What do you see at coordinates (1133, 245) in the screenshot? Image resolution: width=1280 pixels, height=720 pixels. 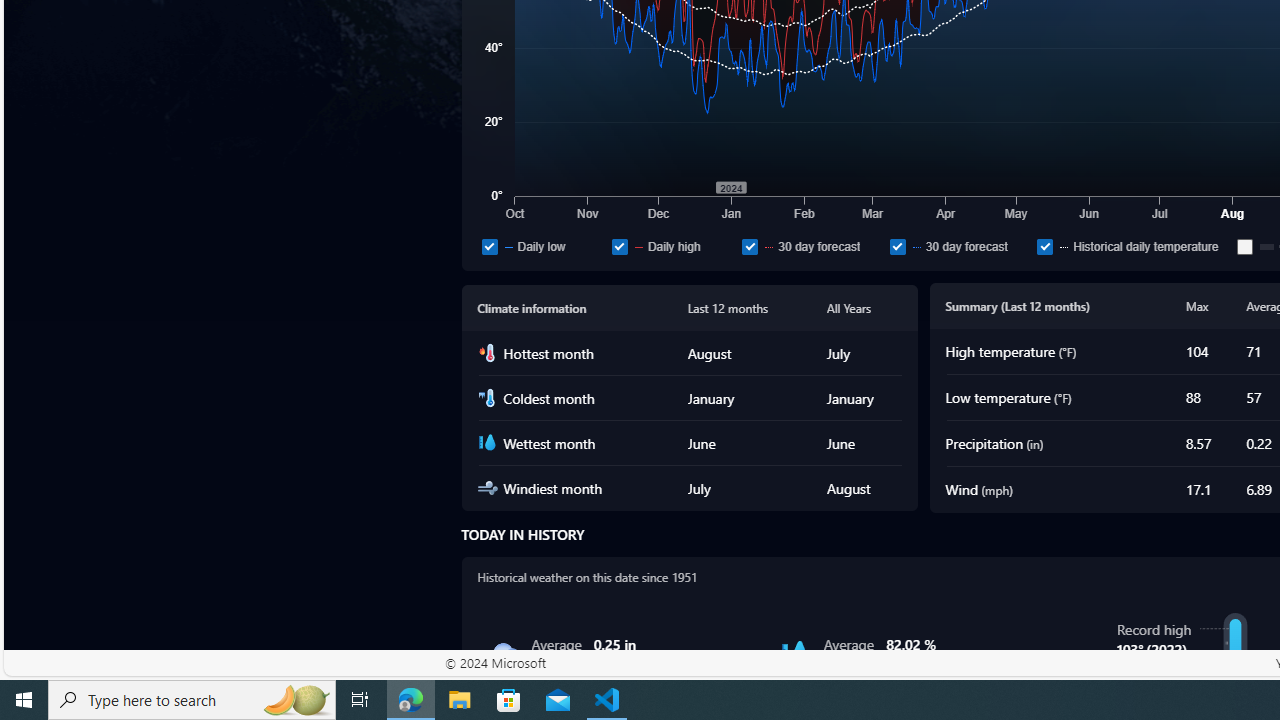 I see `'Historical daily temperature'` at bounding box center [1133, 245].